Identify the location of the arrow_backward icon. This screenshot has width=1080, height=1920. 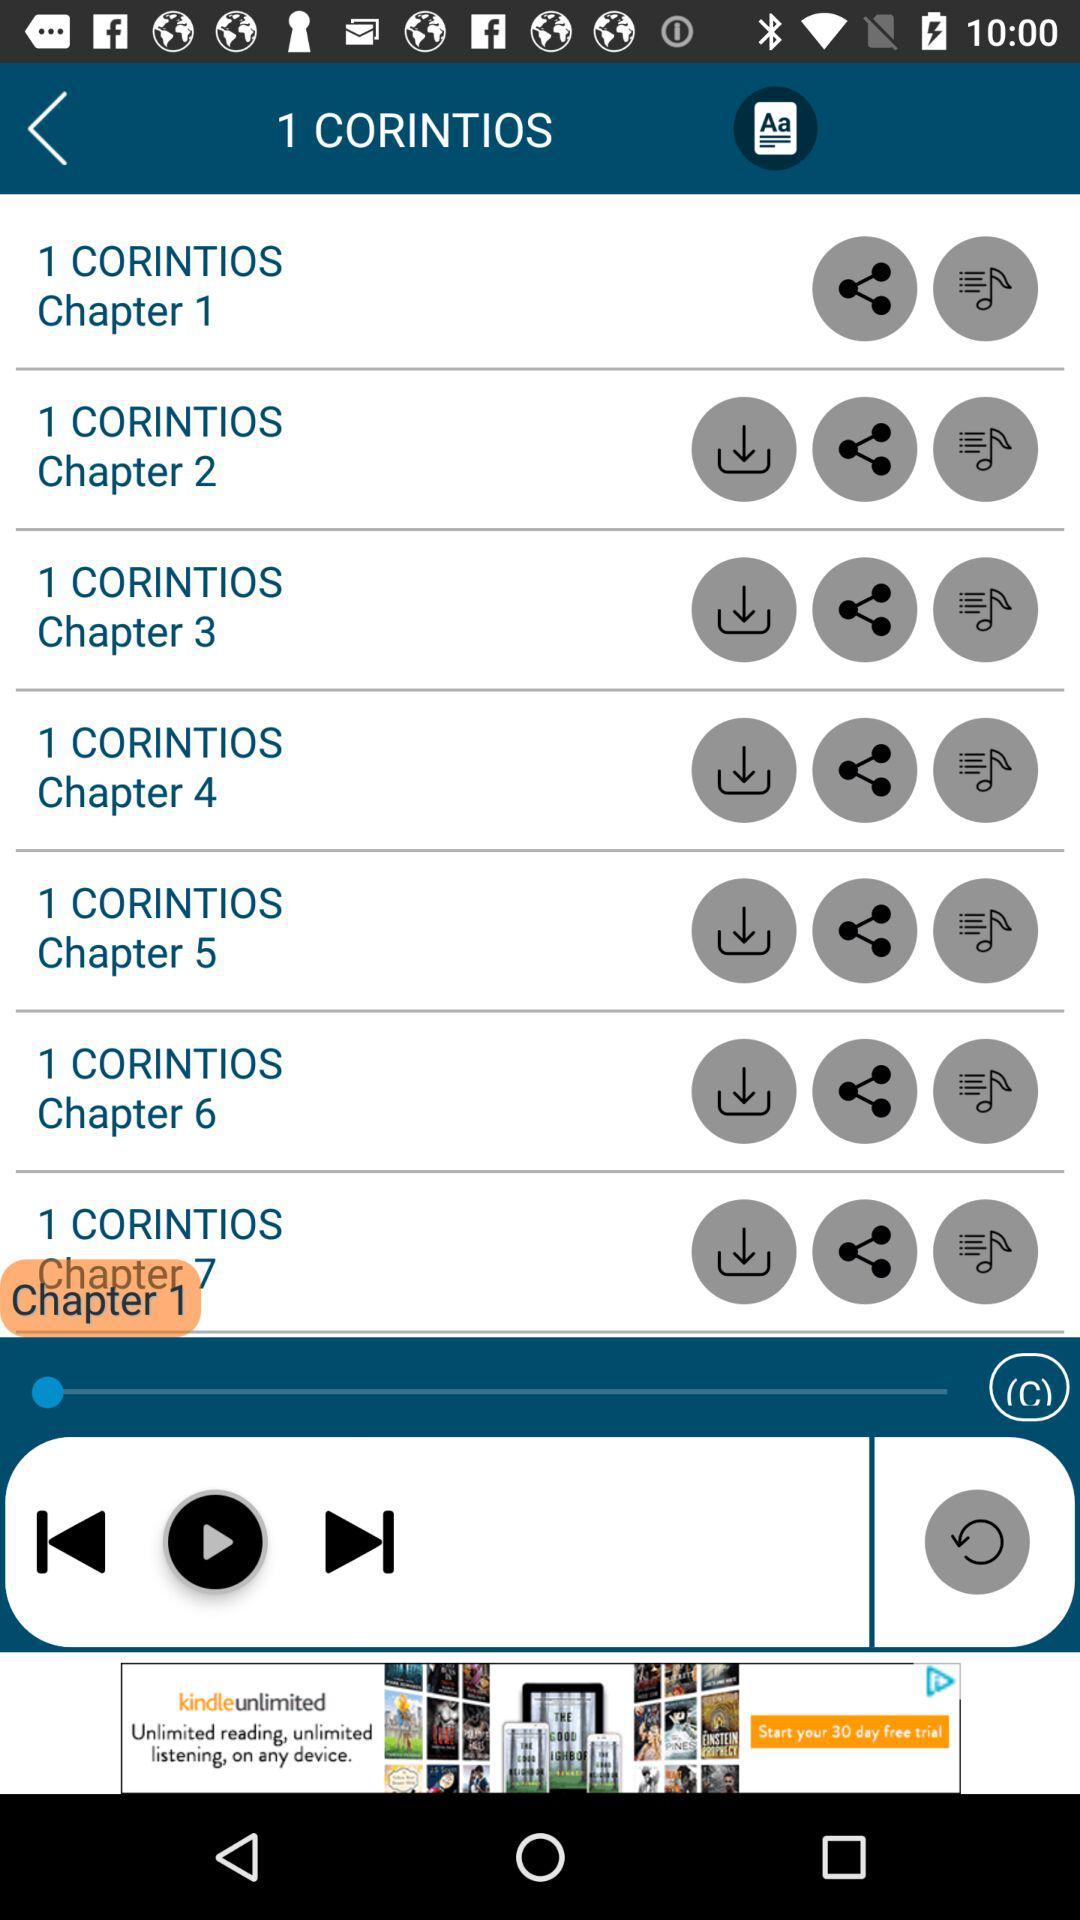
(46, 127).